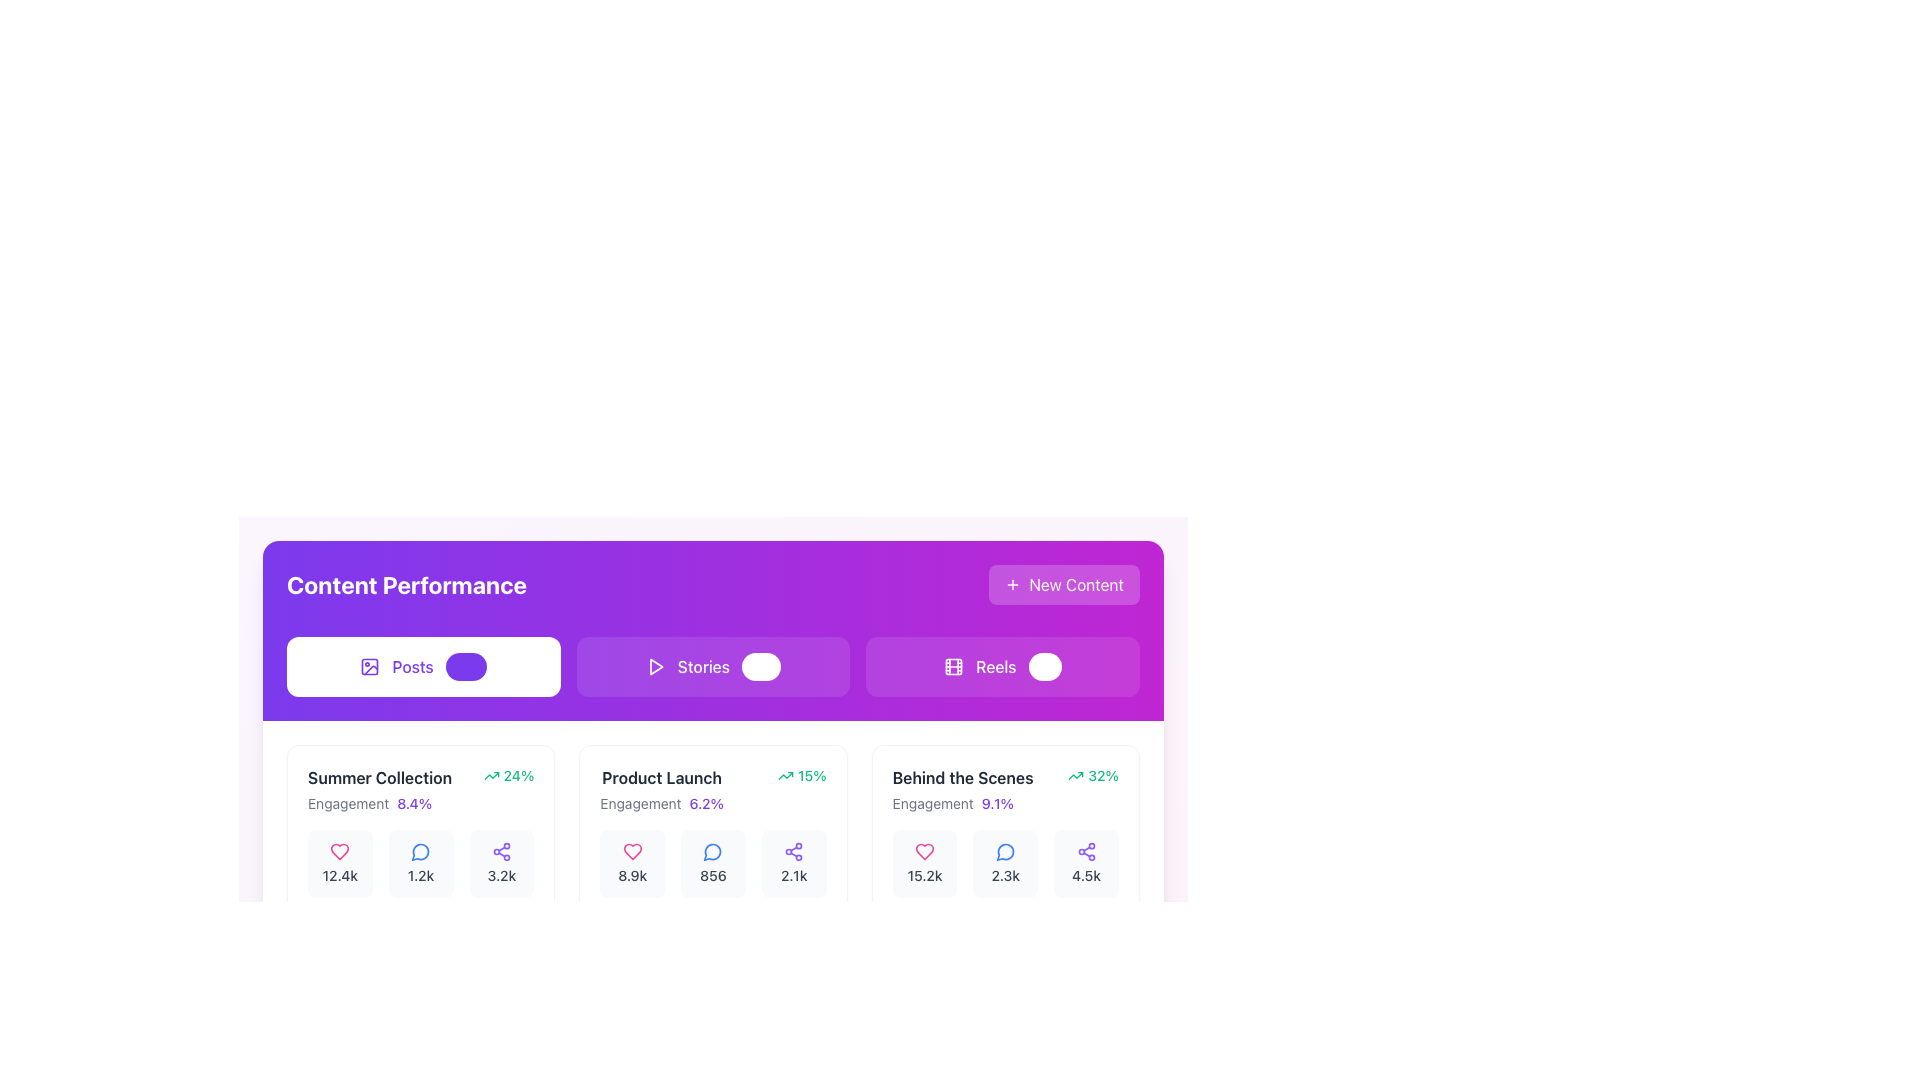  I want to click on the text element displaying 'Engagement' and '8.4%' in the 'Summer Collection' section, which is styled with a smaller gray font on the left and a bold violet font on the right, so click(380, 802).